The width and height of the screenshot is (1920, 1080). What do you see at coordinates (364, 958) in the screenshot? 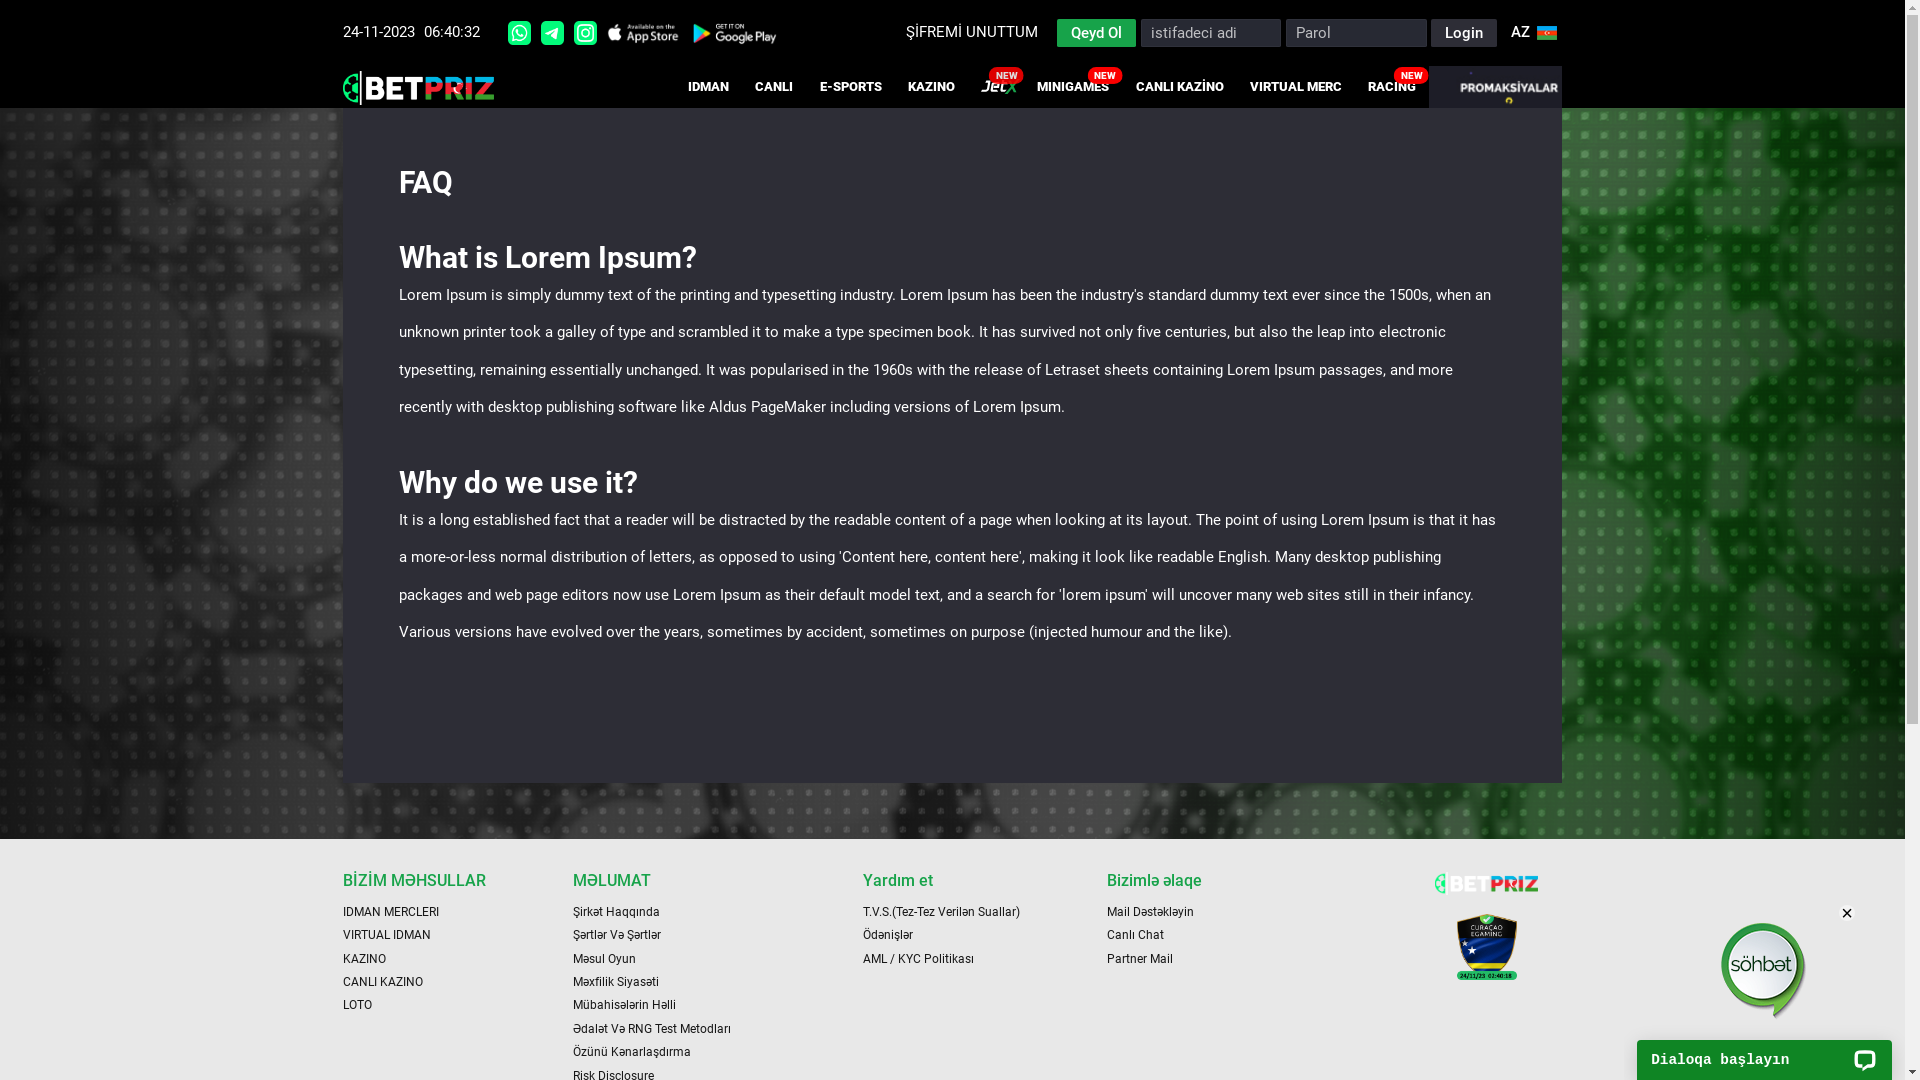
I see `'KAZINO'` at bounding box center [364, 958].